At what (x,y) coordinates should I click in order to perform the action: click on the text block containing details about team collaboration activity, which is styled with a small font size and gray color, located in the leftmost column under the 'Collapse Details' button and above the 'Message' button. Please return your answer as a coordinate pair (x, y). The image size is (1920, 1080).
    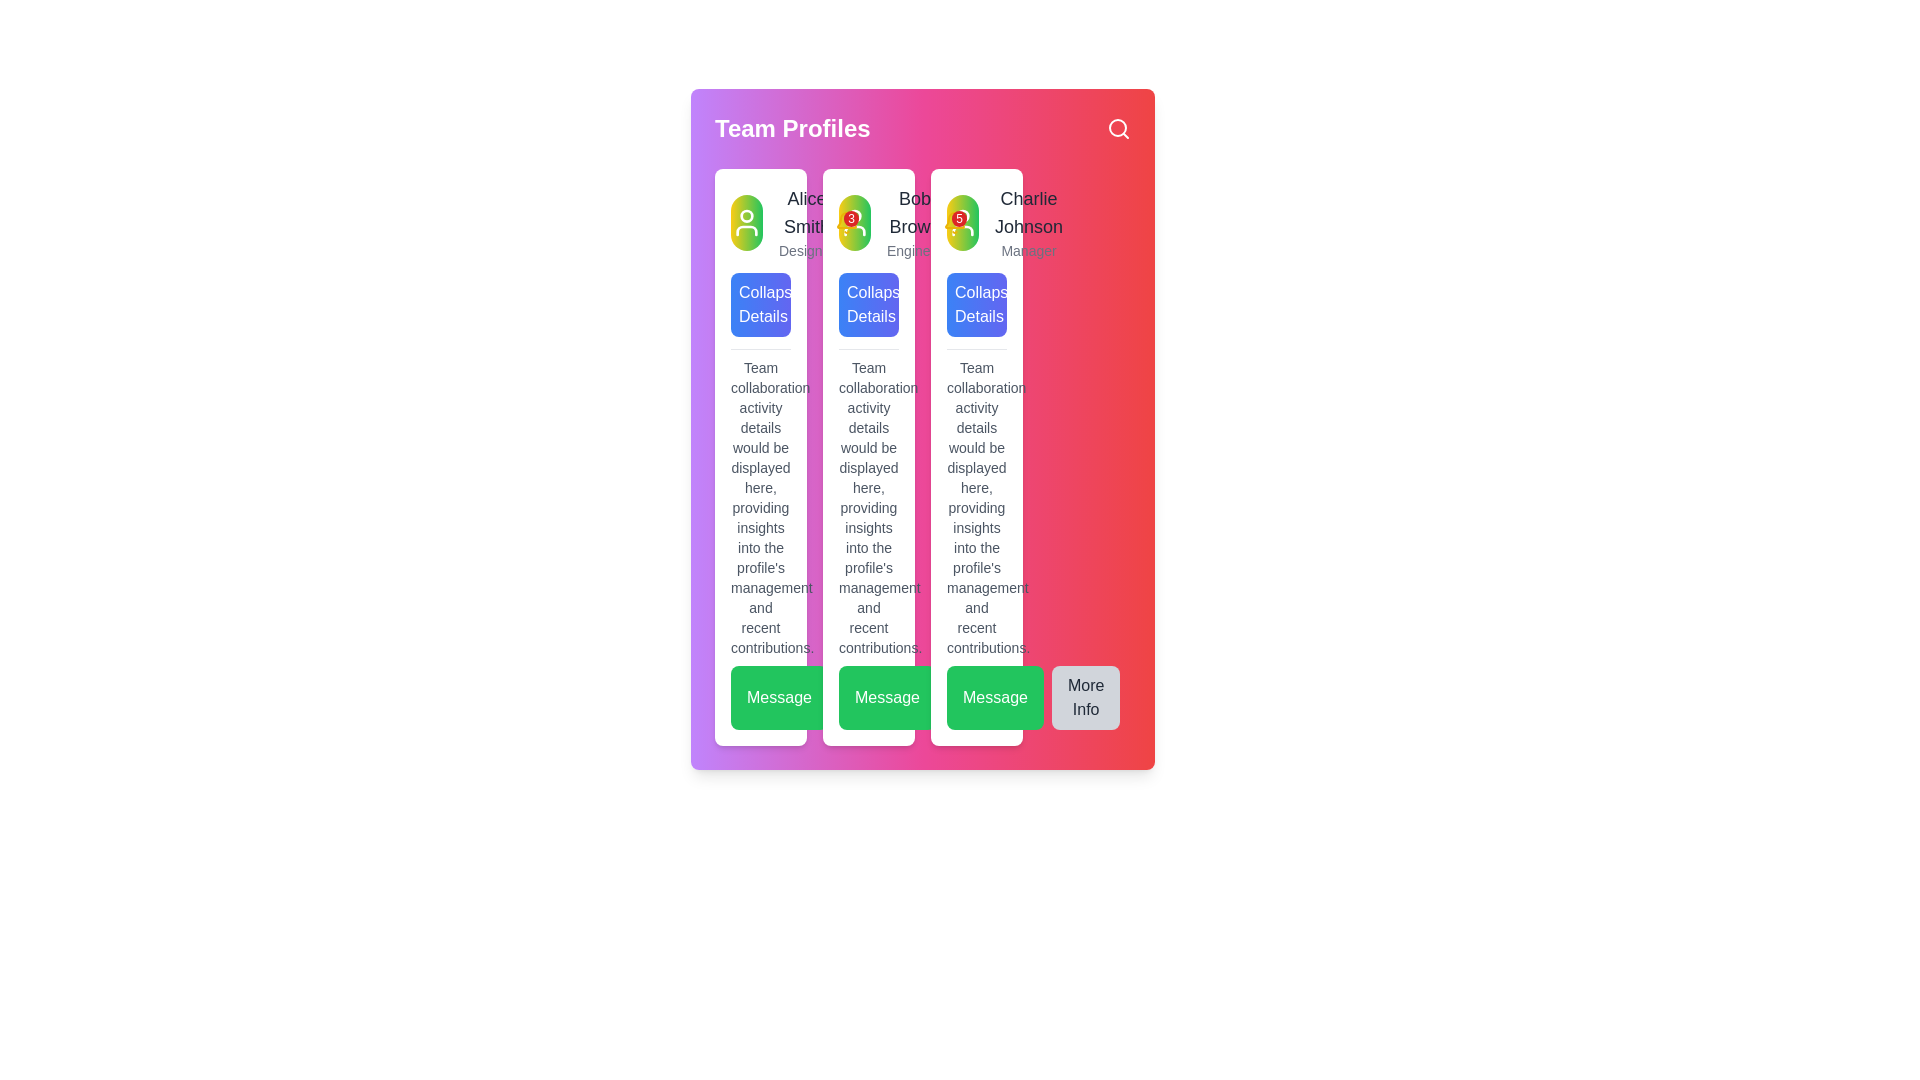
    Looking at the image, I should click on (760, 507).